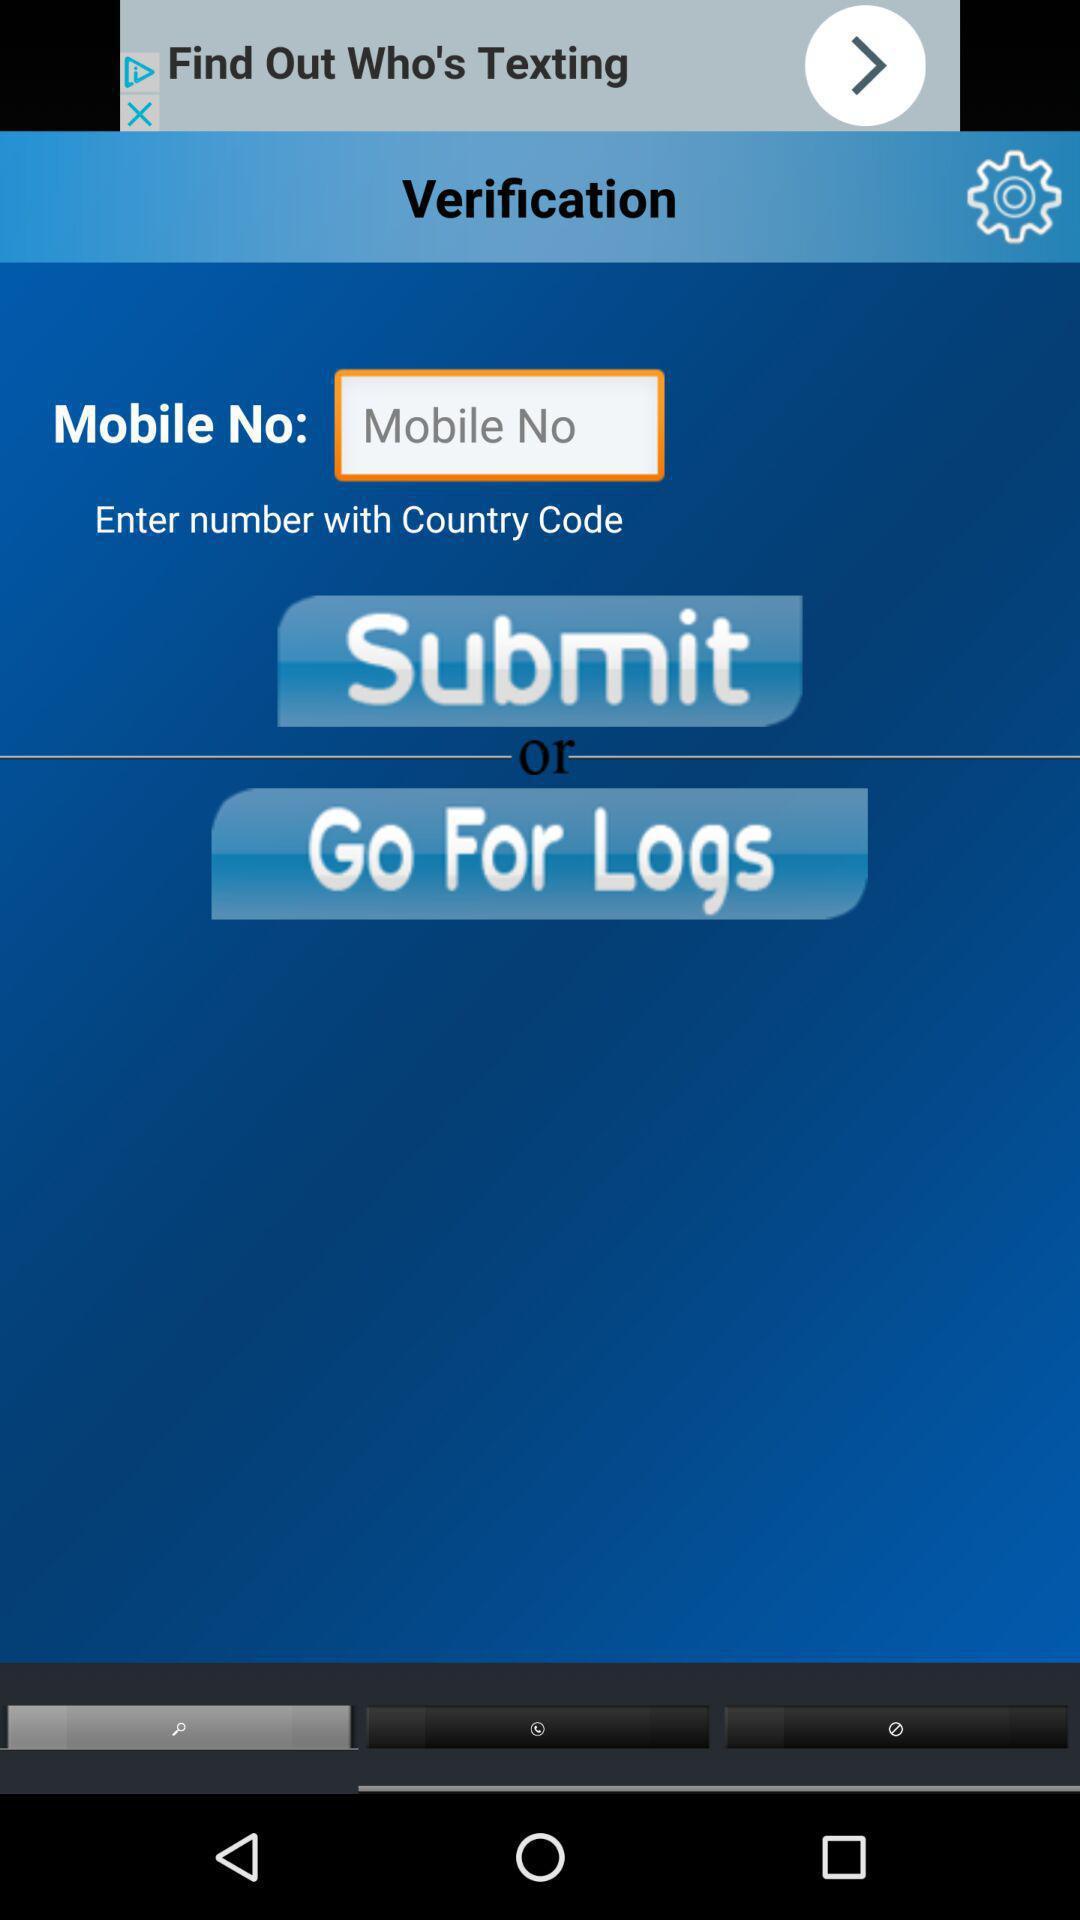  What do you see at coordinates (538, 853) in the screenshot?
I see `logs` at bounding box center [538, 853].